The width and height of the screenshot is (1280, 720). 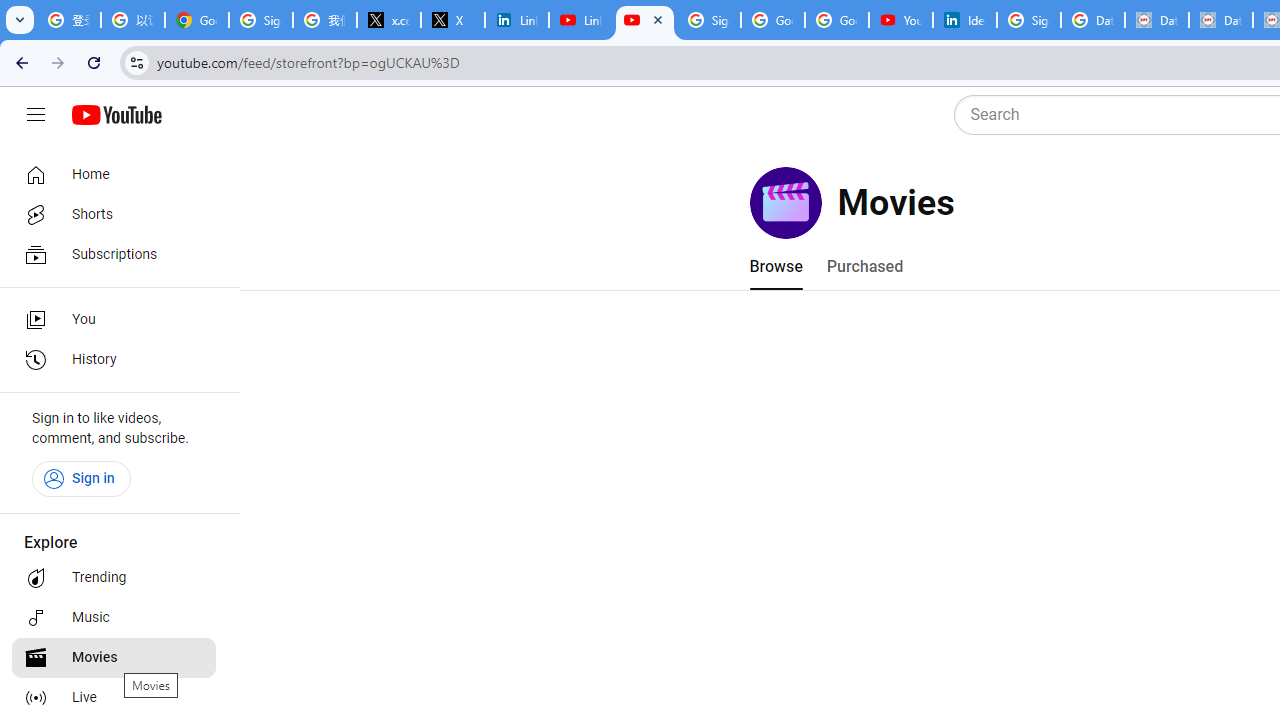 I want to click on 'X', so click(x=452, y=20).